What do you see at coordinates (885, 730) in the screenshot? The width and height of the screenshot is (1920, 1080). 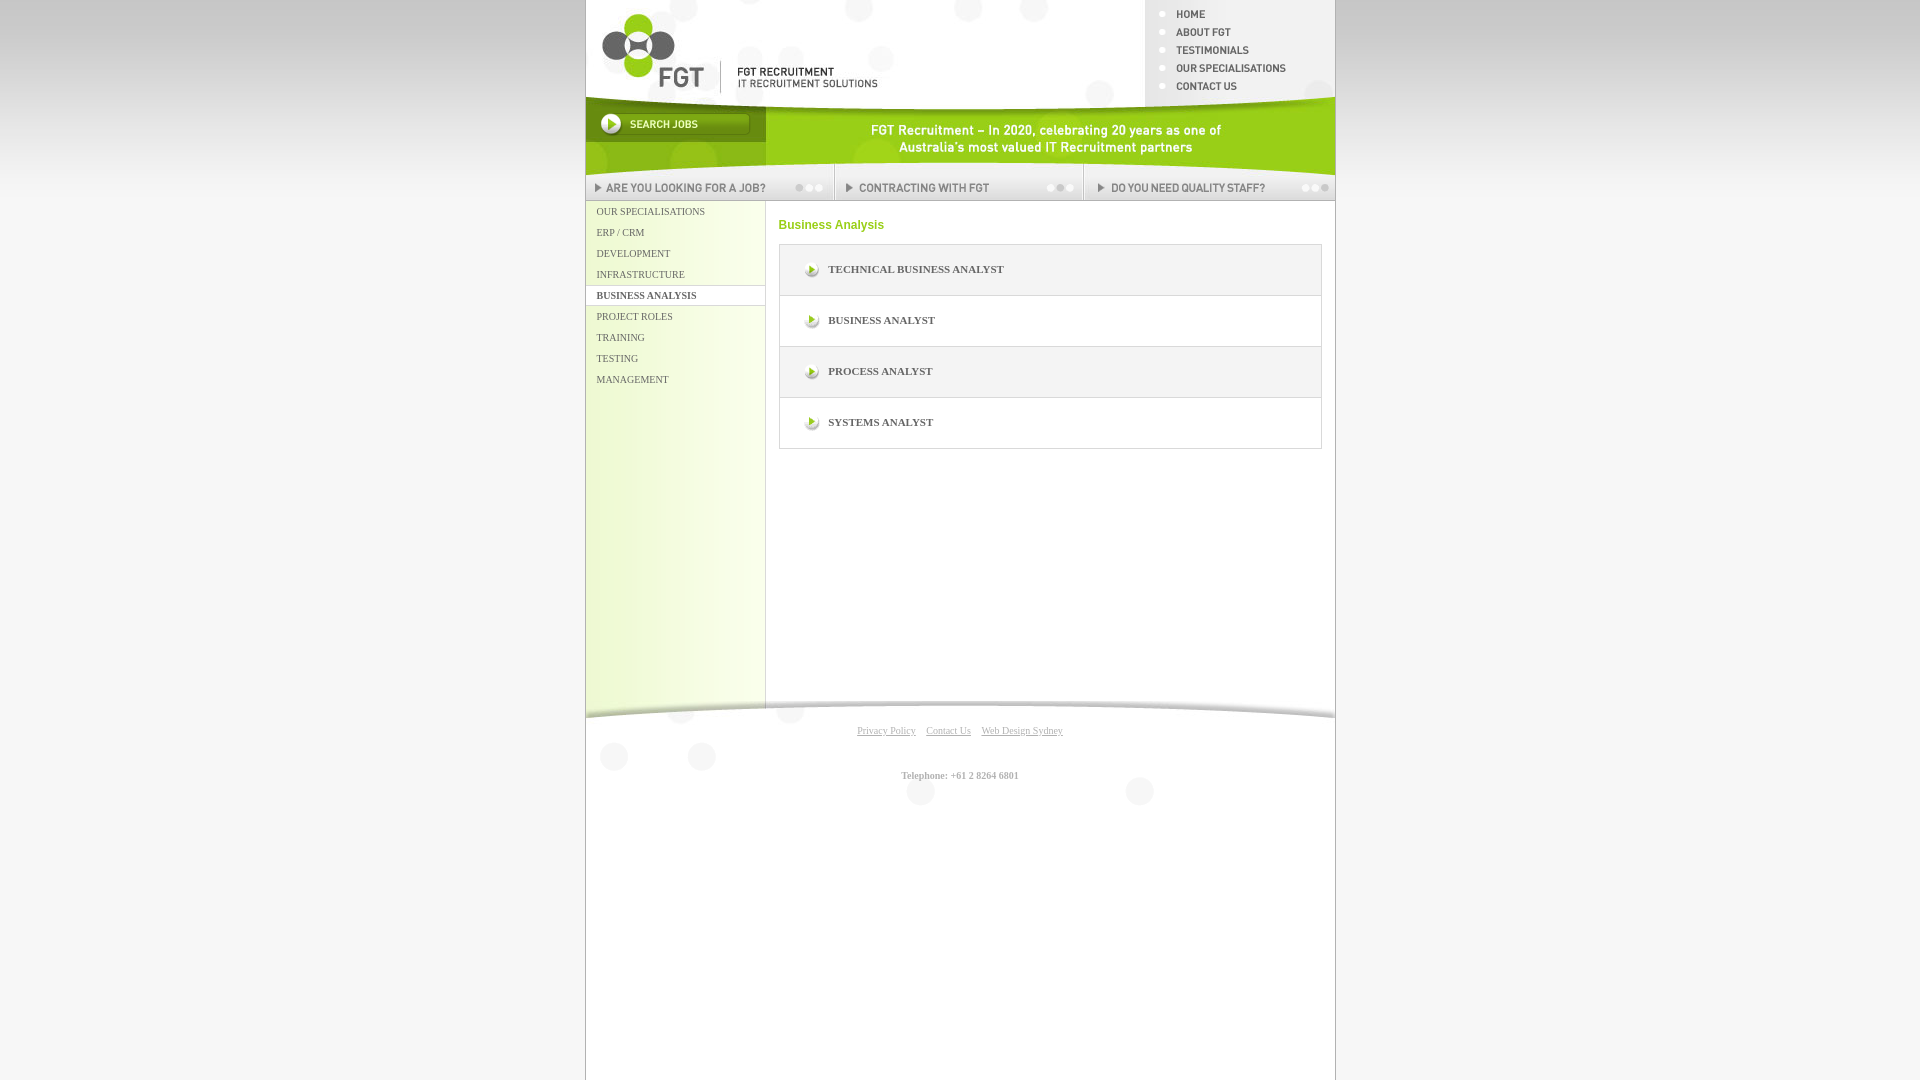 I see `'Privacy Policy'` at bounding box center [885, 730].